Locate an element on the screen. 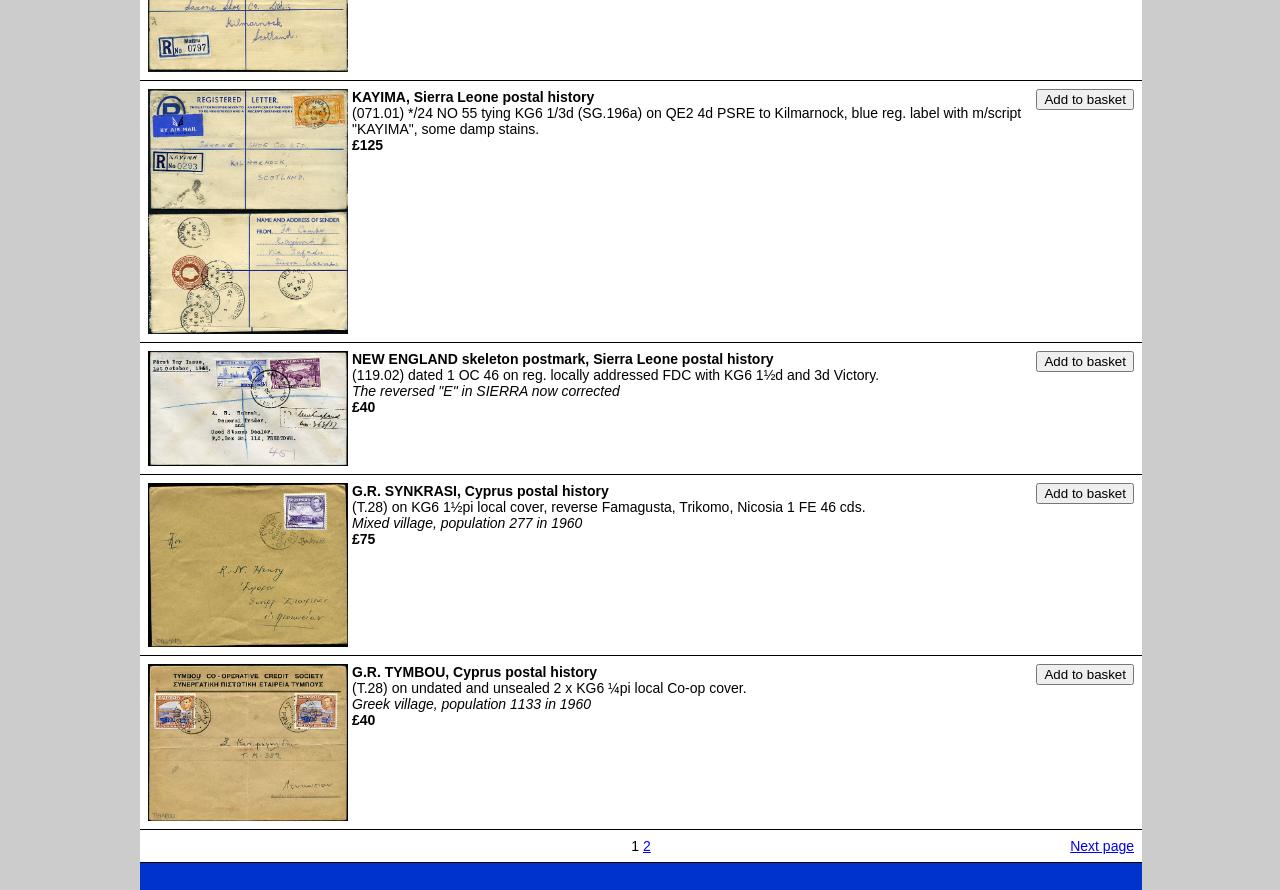 This screenshot has width=1280, height=890. '£75' is located at coordinates (363, 537).